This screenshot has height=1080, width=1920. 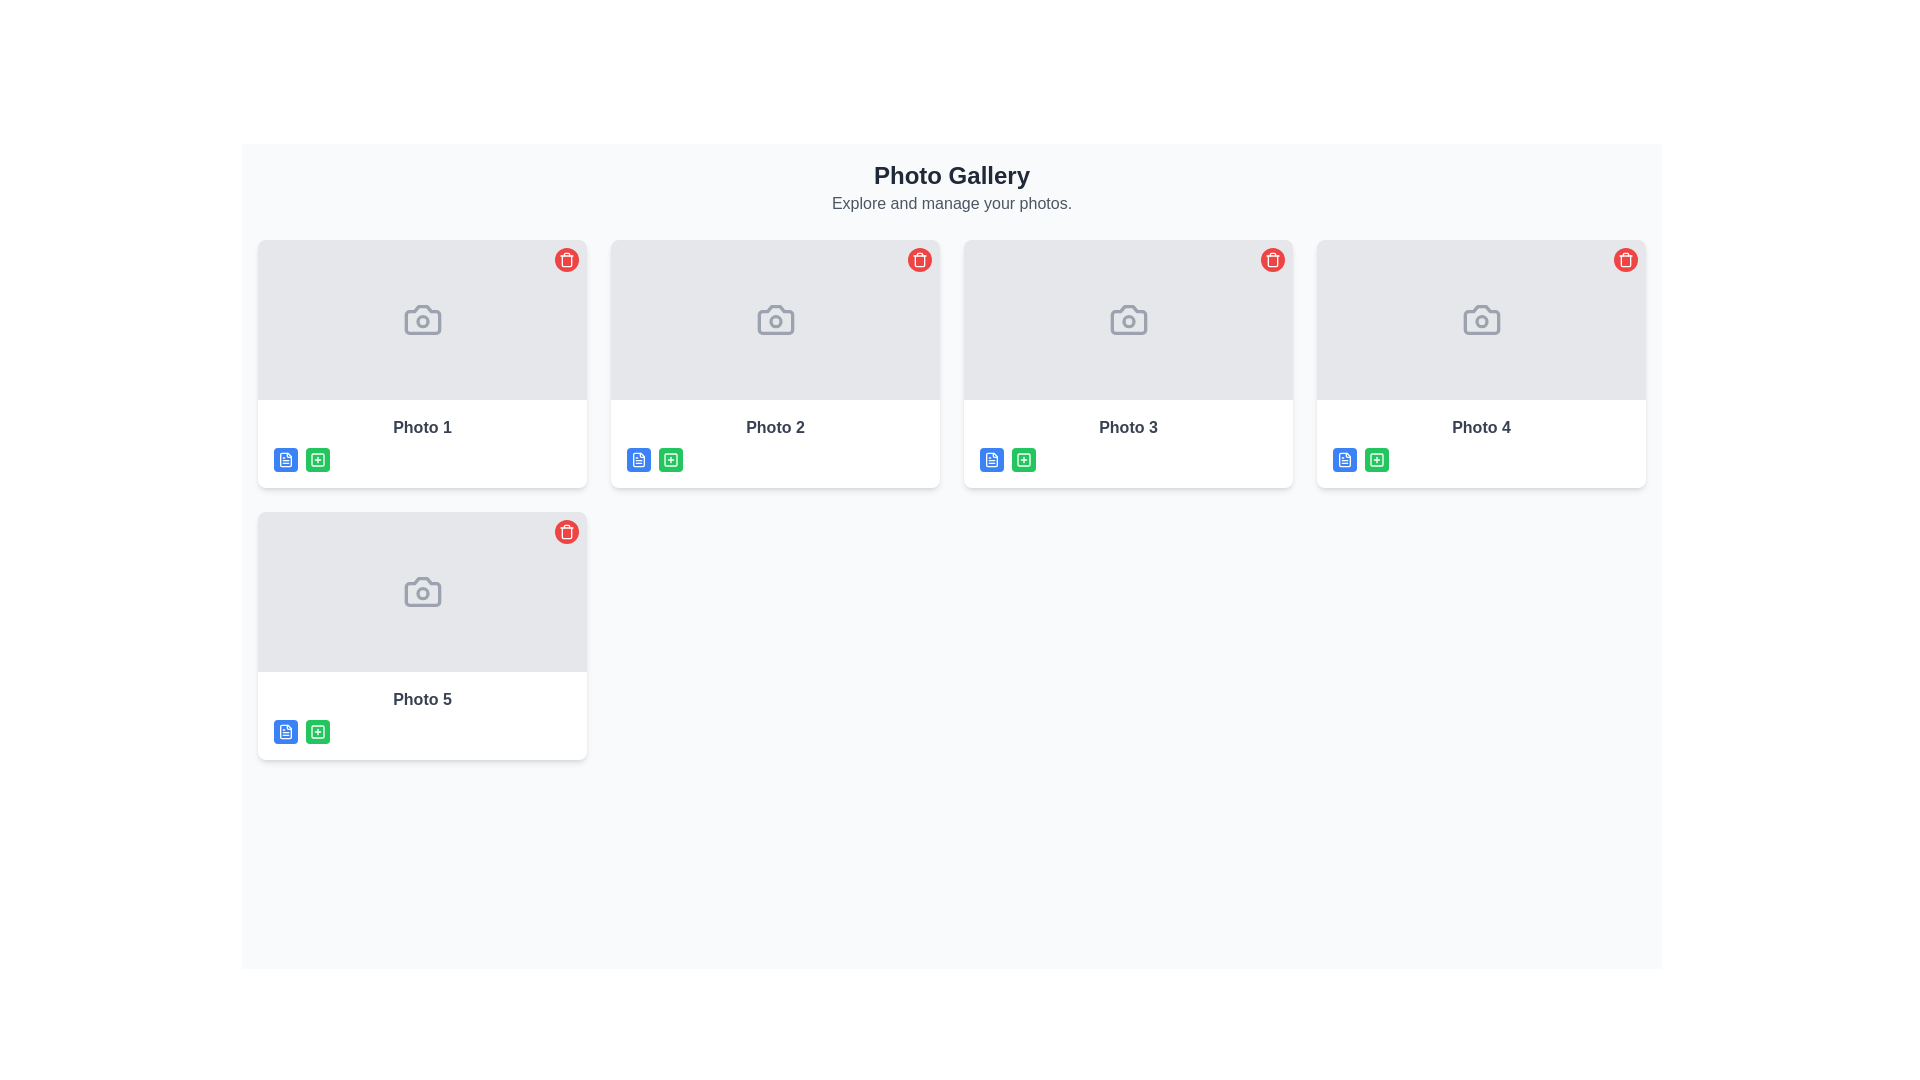 What do you see at coordinates (950, 175) in the screenshot?
I see `the bold header text 'Photo Gallery' located at the top-center of the interface` at bounding box center [950, 175].